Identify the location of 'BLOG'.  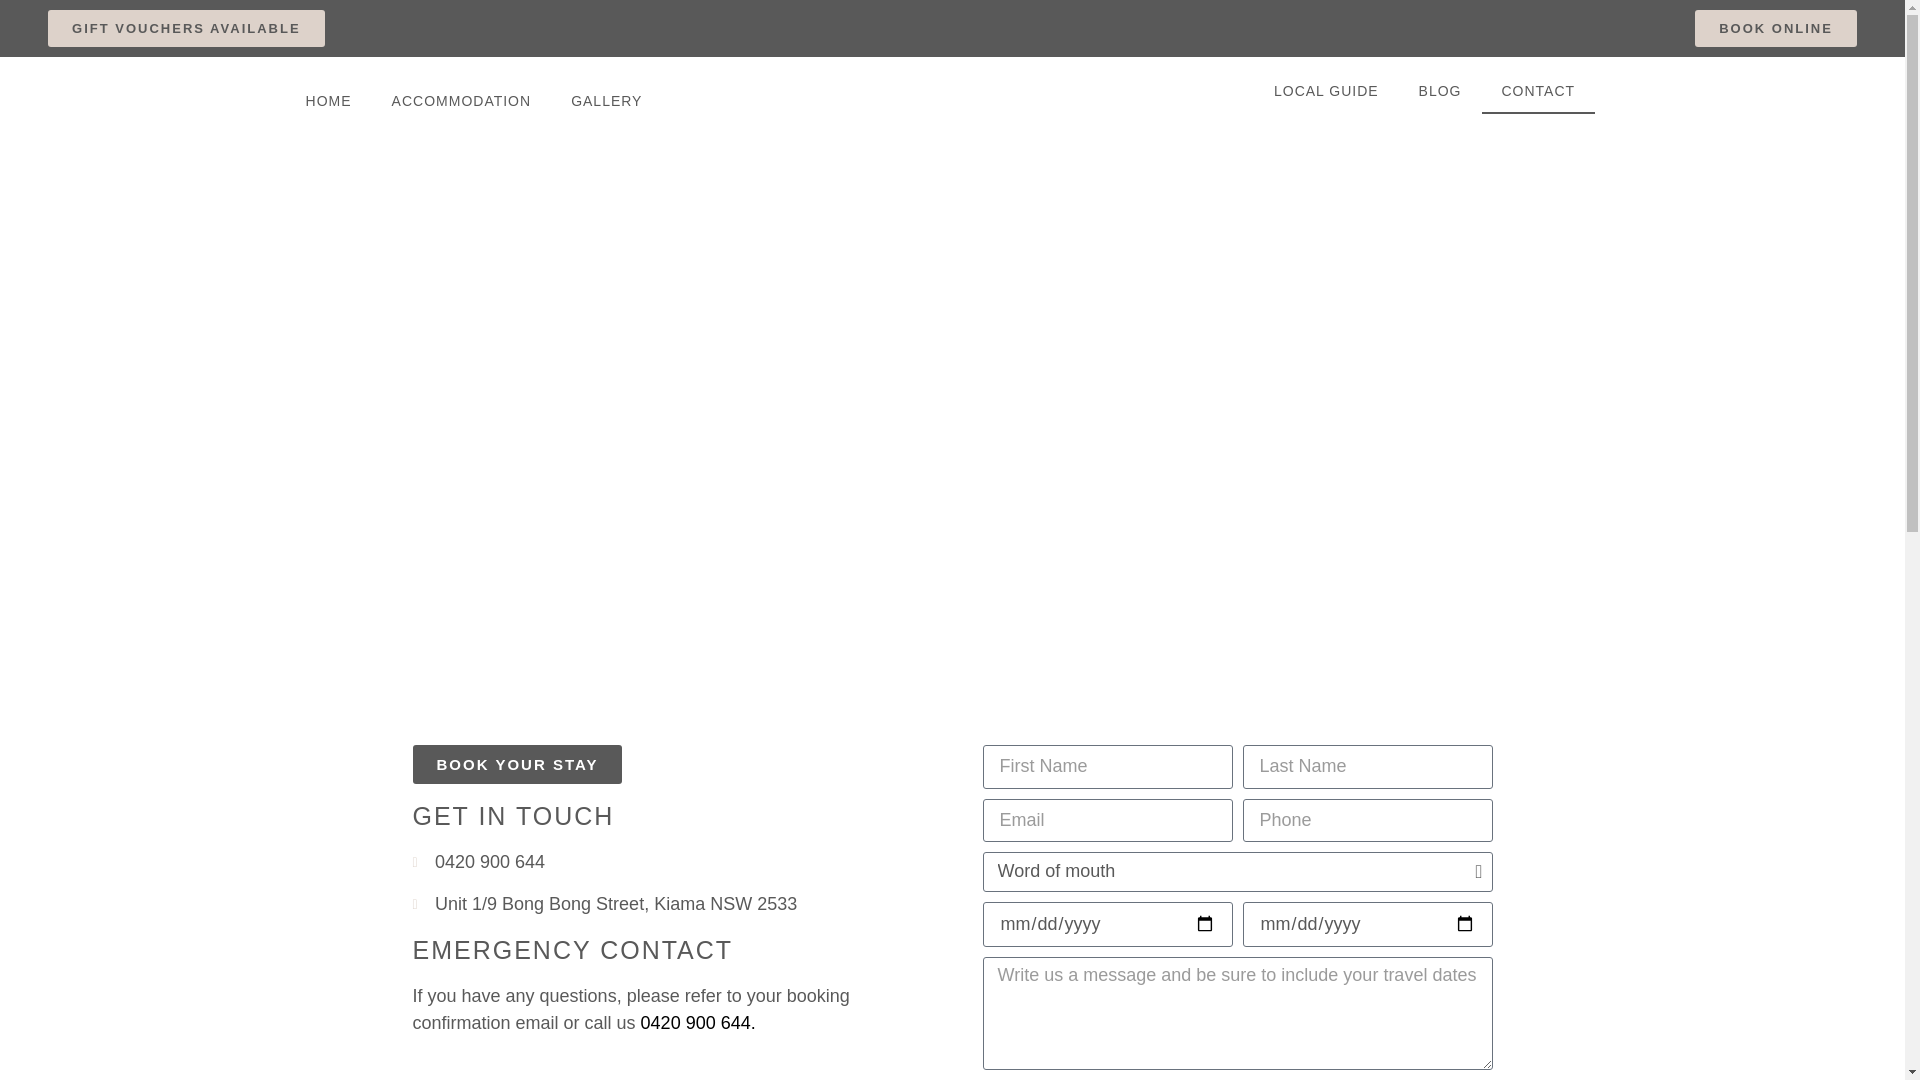
(1440, 91).